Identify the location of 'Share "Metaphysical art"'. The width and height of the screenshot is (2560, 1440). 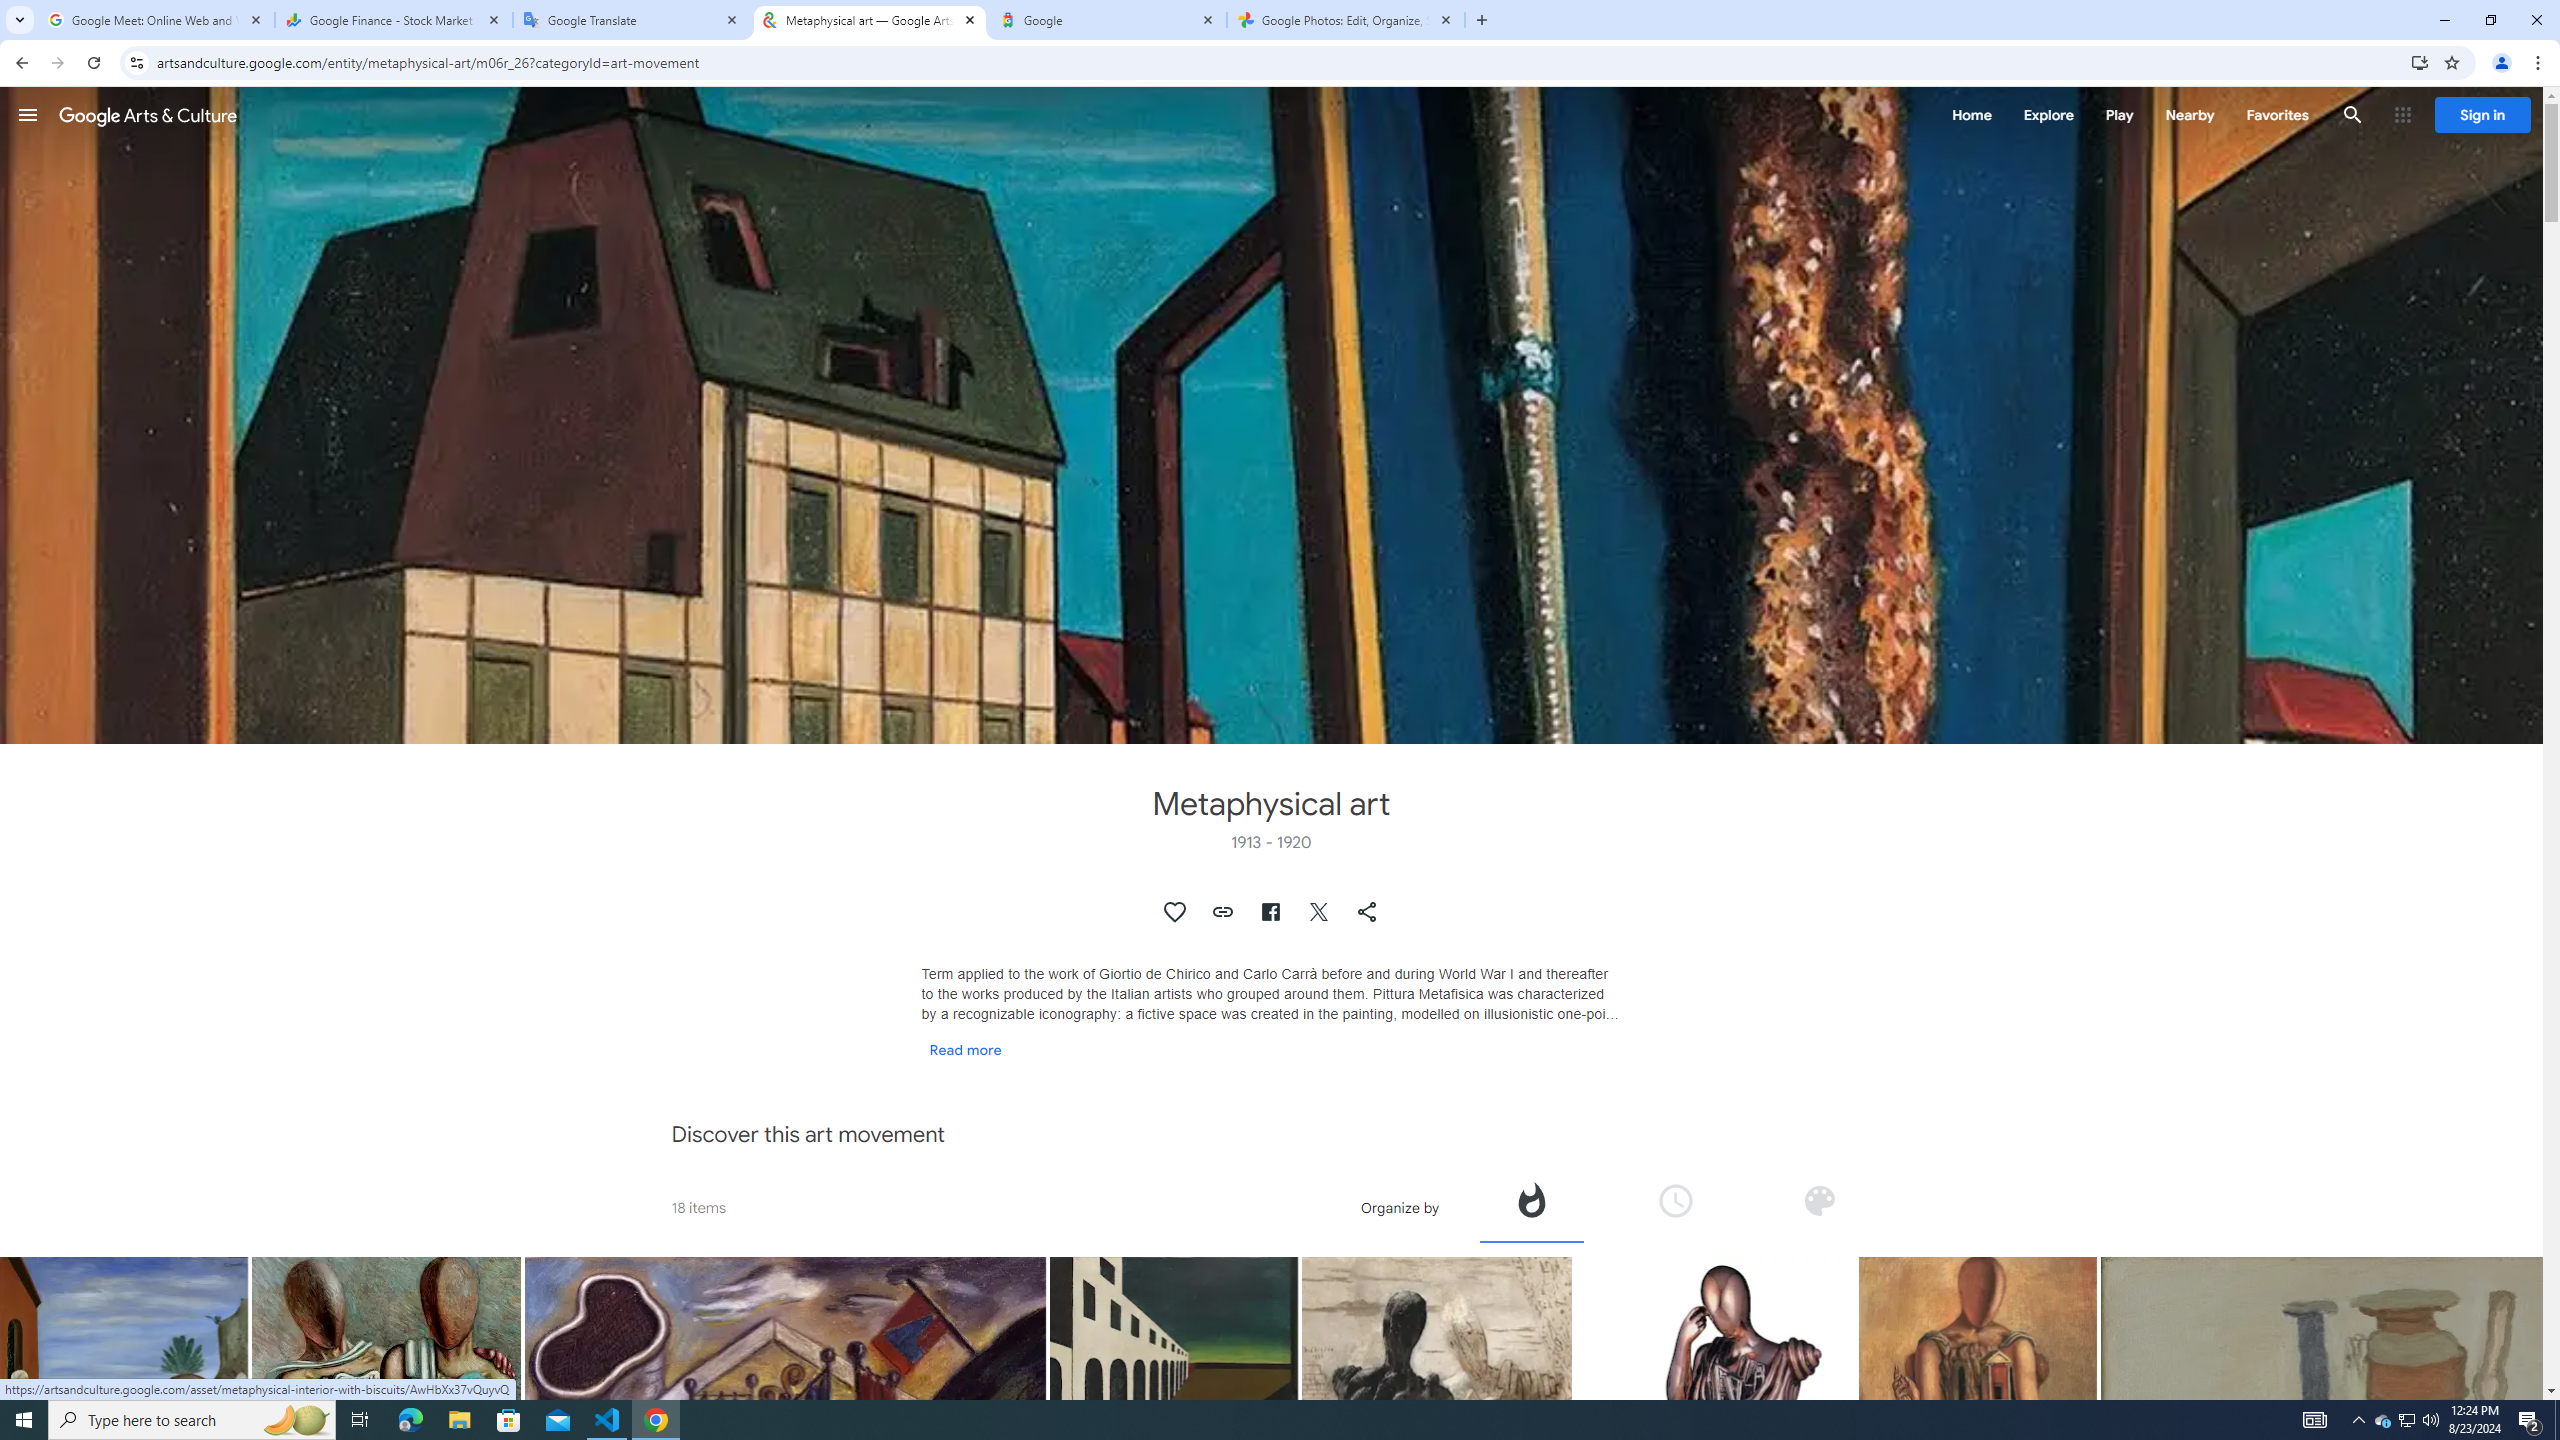
(1367, 911).